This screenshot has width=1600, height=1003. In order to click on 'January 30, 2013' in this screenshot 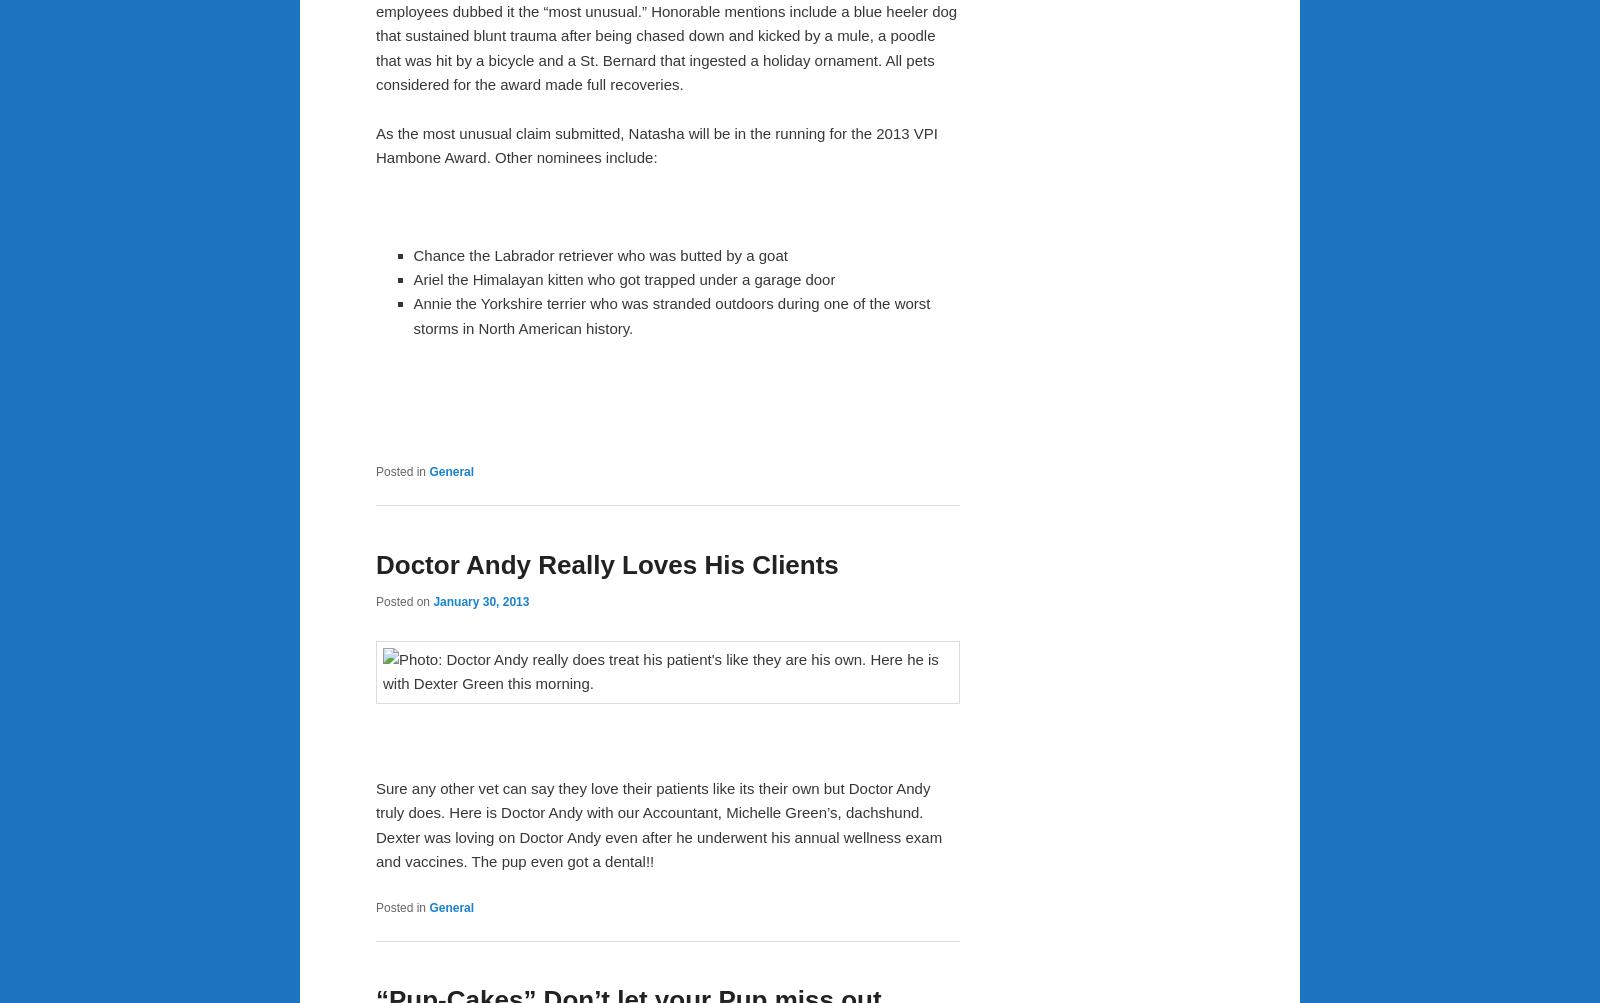, I will do `click(479, 599)`.